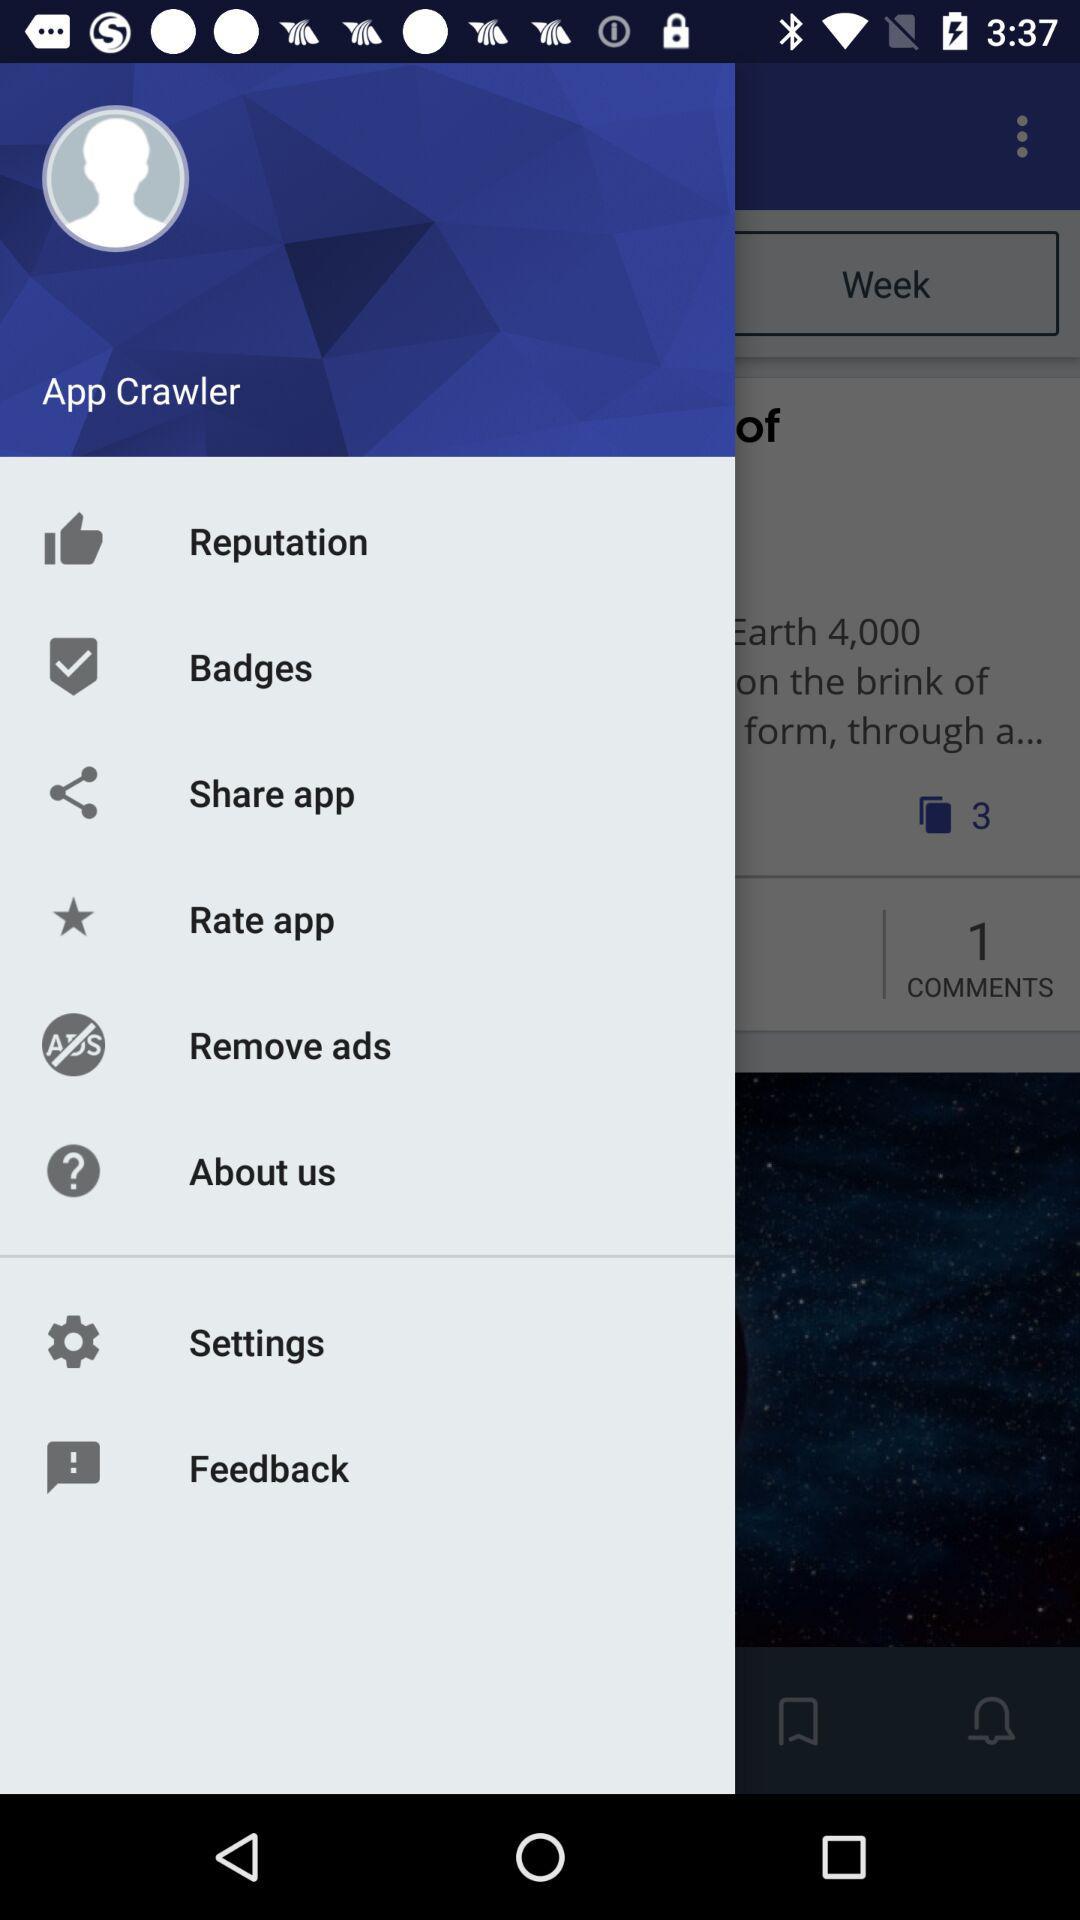 The width and height of the screenshot is (1080, 1920). I want to click on the icon which is left side of the rate app, so click(67, 945).